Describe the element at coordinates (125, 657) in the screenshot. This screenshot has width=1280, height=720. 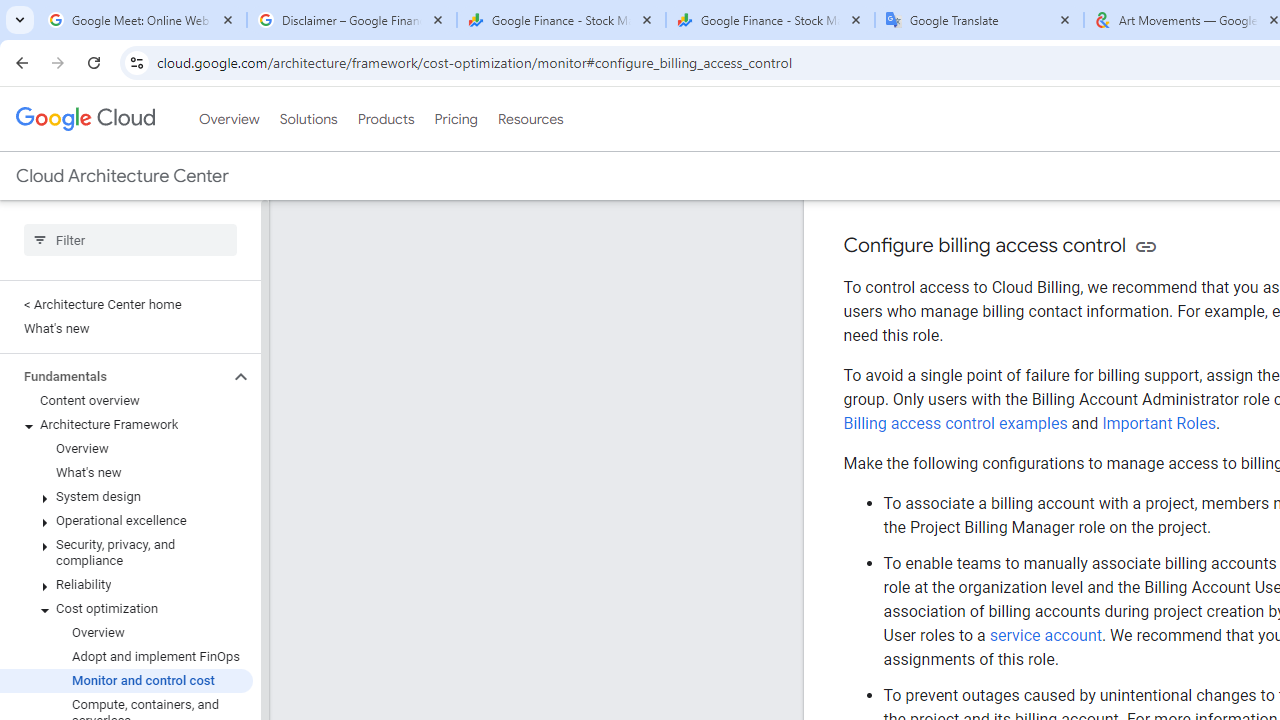
I see `'Adopt and implement FinOps'` at that location.